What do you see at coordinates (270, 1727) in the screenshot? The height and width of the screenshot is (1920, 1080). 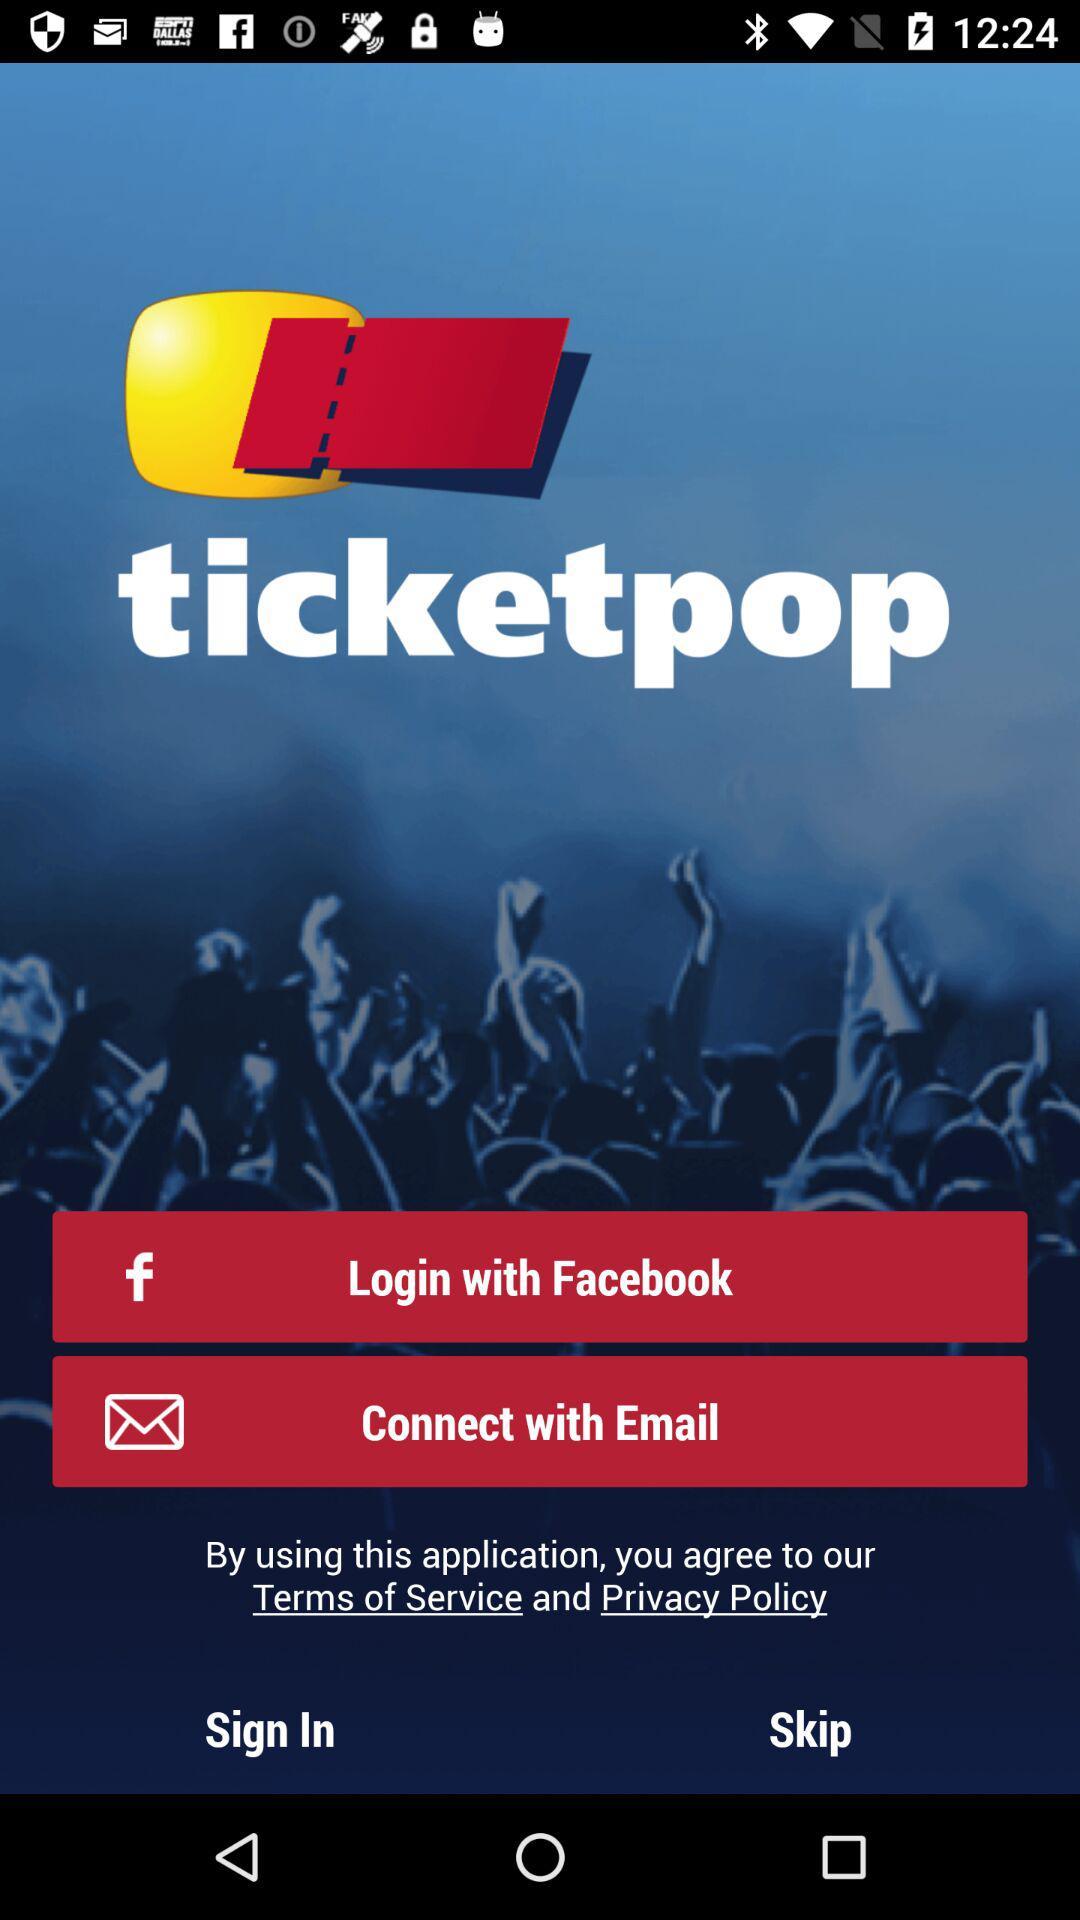 I see `the icon next to skip icon` at bounding box center [270, 1727].